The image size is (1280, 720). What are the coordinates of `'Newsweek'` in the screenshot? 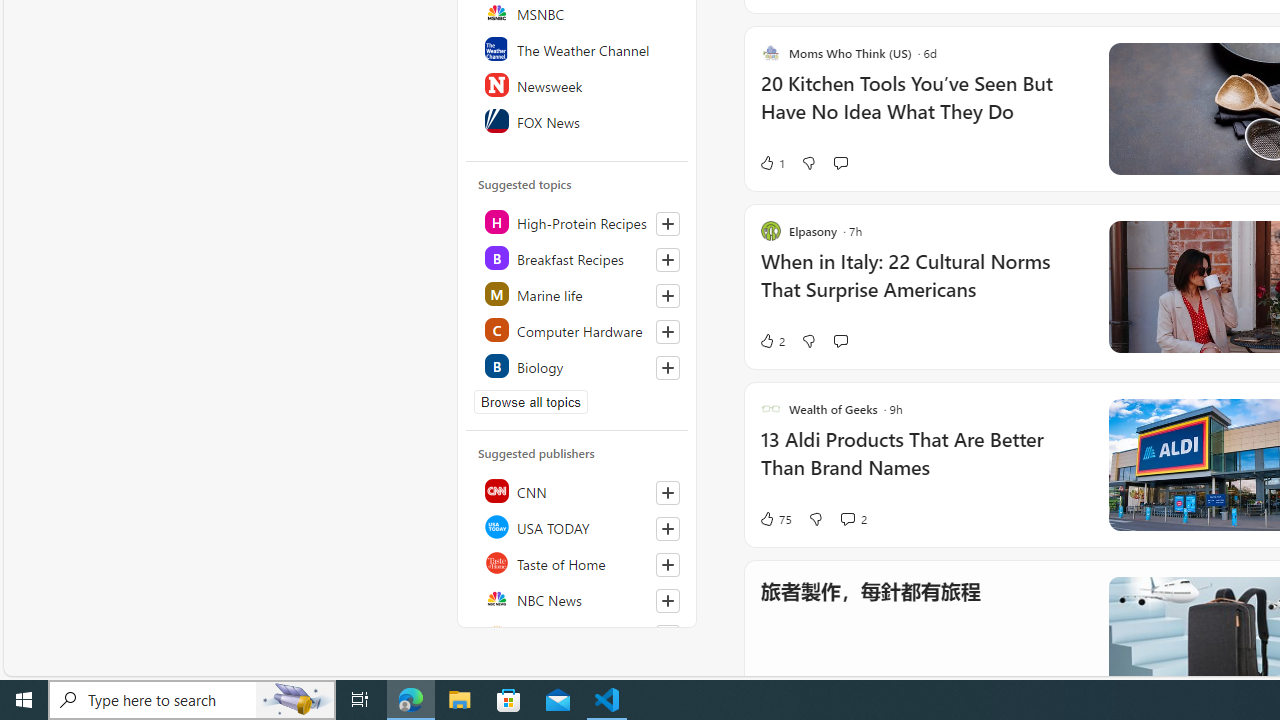 It's located at (577, 83).